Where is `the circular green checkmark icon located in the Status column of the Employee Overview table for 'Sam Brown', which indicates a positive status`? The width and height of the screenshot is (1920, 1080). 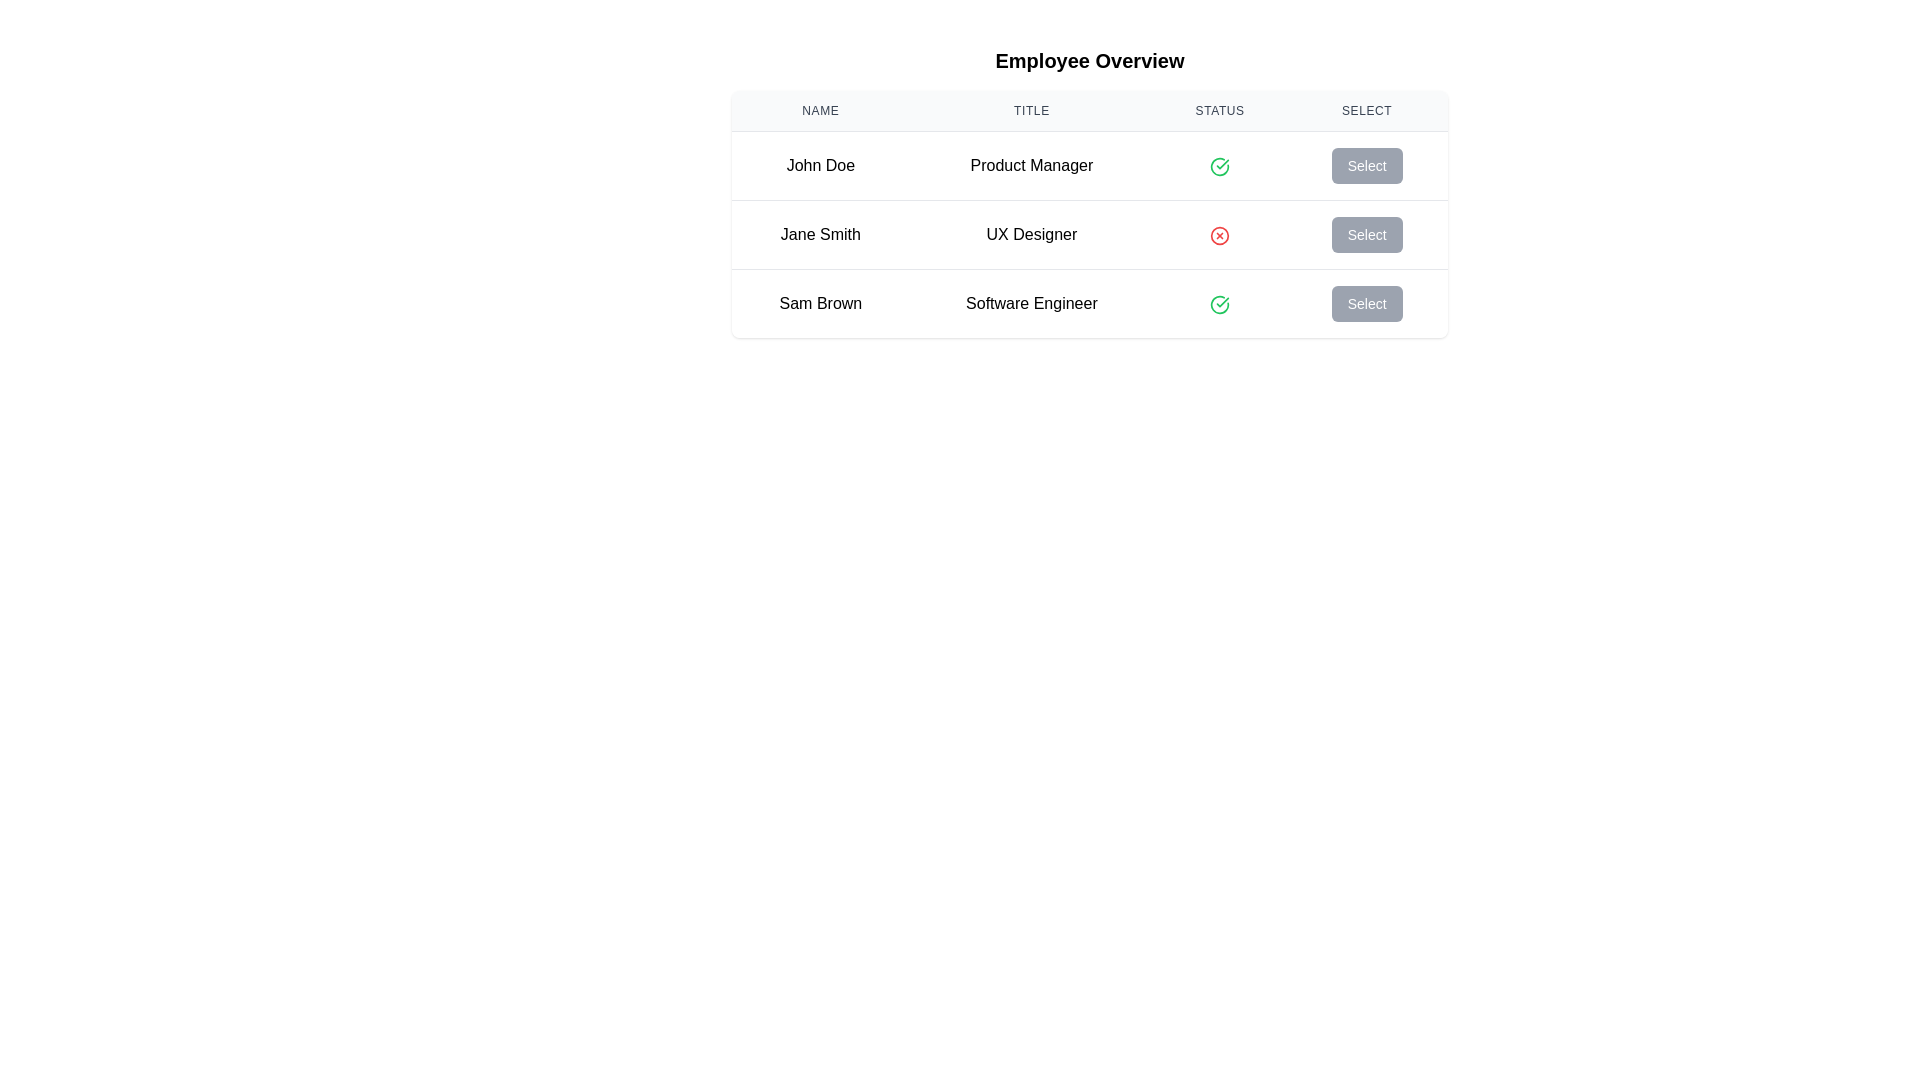 the circular green checkmark icon located in the Status column of the Employee Overview table for 'Sam Brown', which indicates a positive status is located at coordinates (1219, 304).